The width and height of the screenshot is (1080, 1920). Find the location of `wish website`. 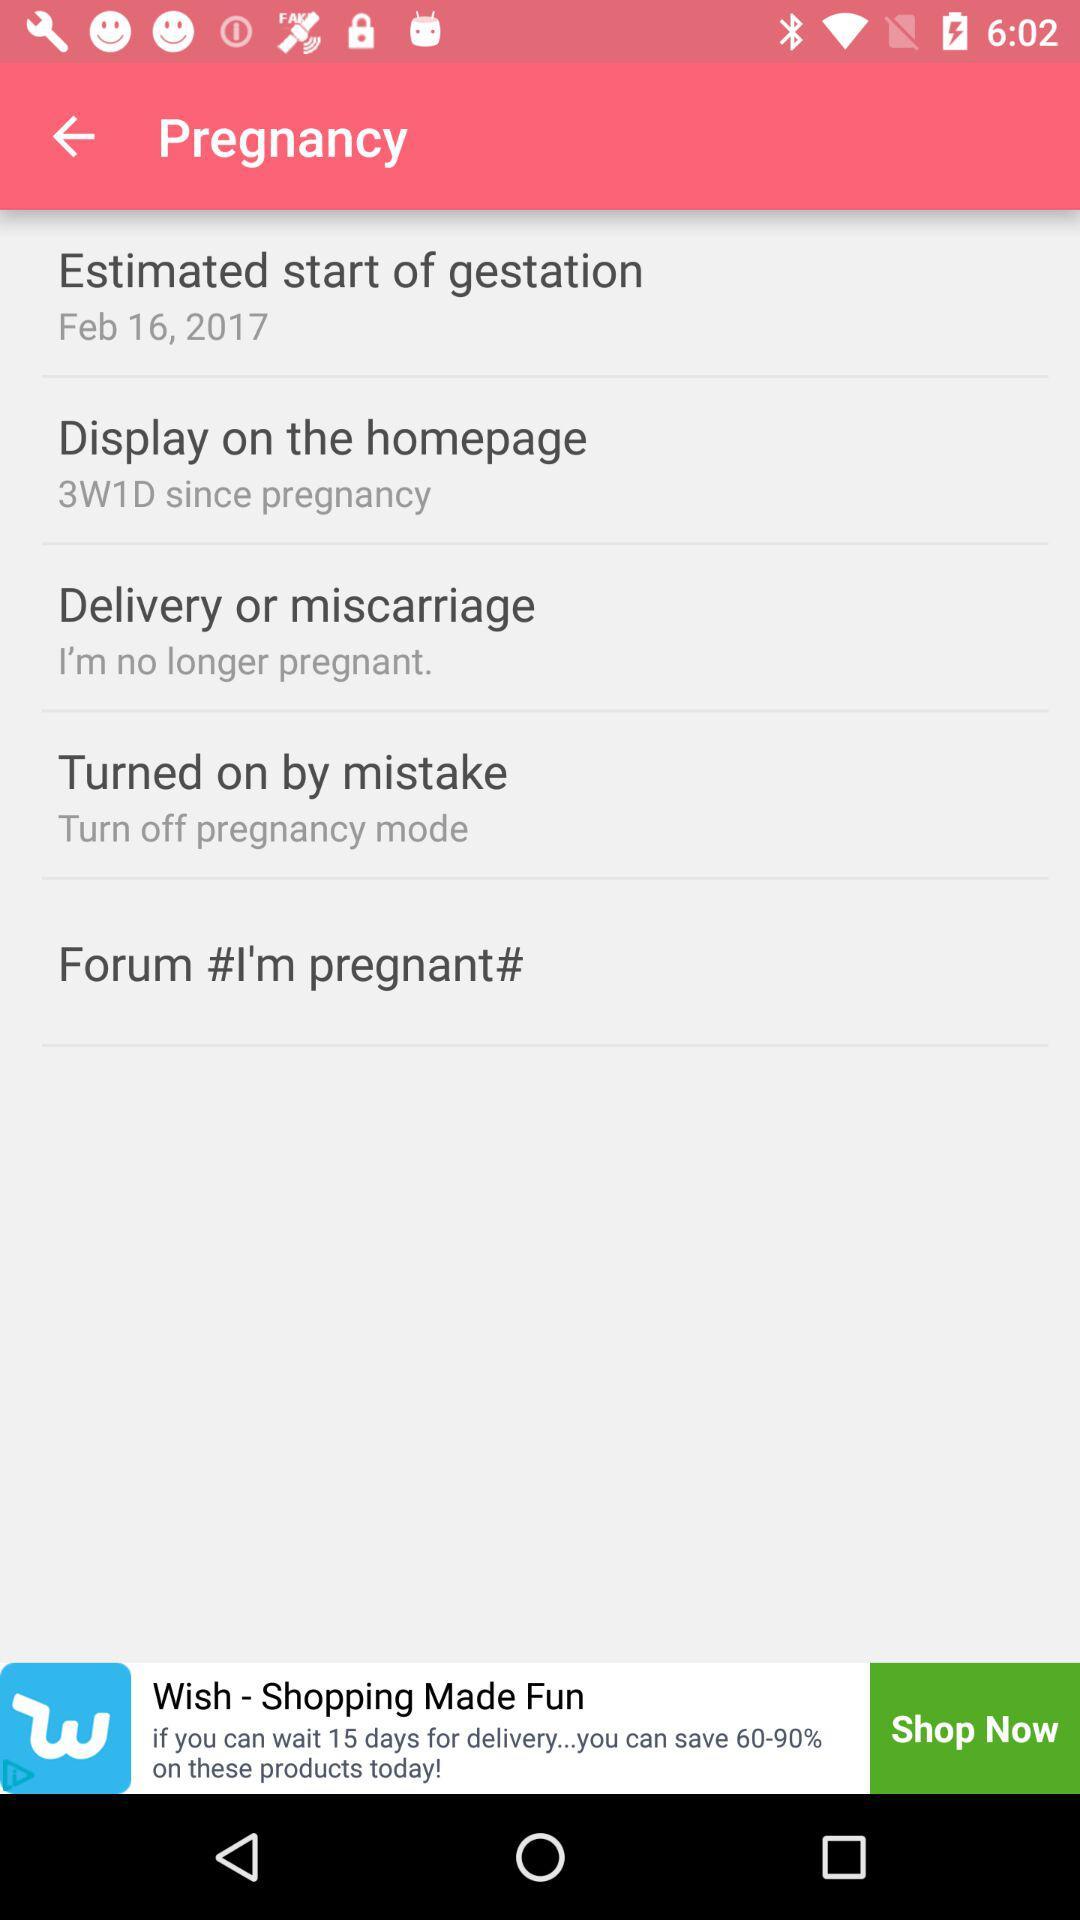

wish website is located at coordinates (64, 1727).